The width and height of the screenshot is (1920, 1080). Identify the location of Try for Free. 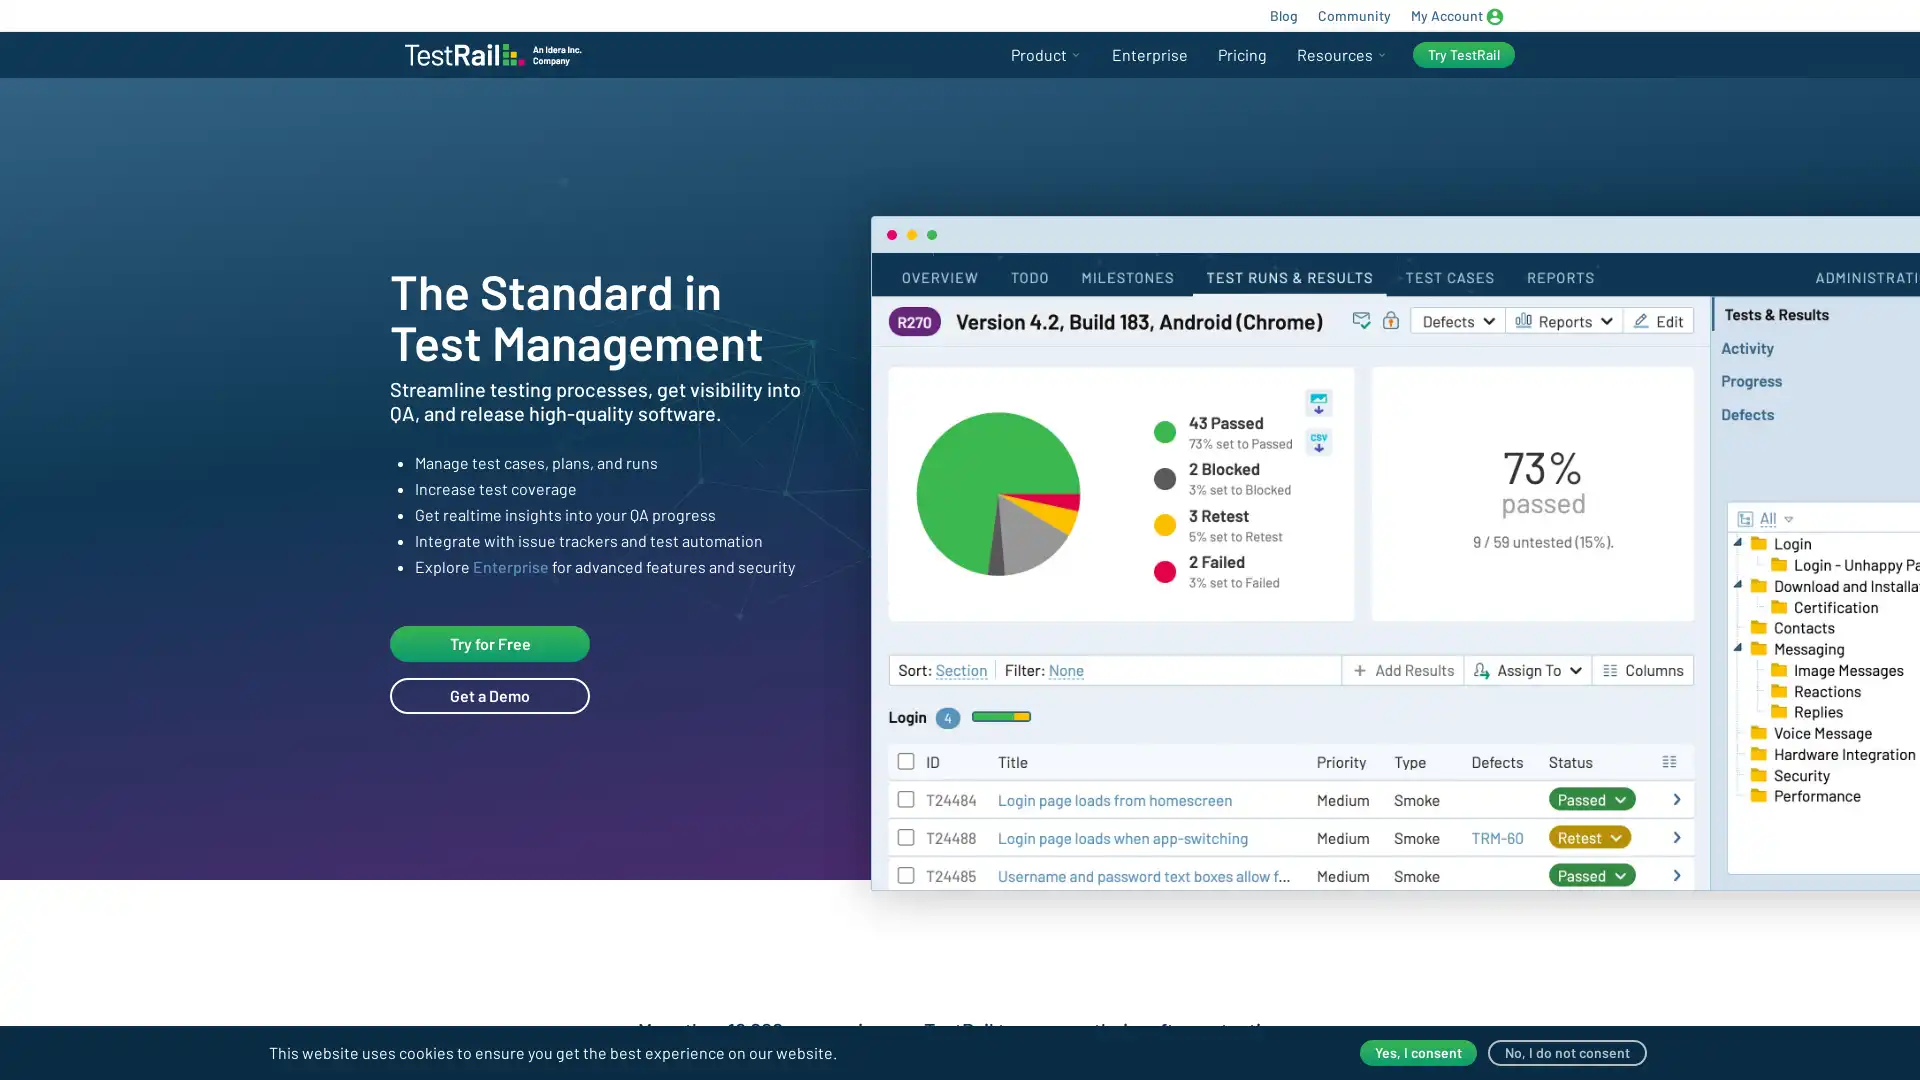
(489, 644).